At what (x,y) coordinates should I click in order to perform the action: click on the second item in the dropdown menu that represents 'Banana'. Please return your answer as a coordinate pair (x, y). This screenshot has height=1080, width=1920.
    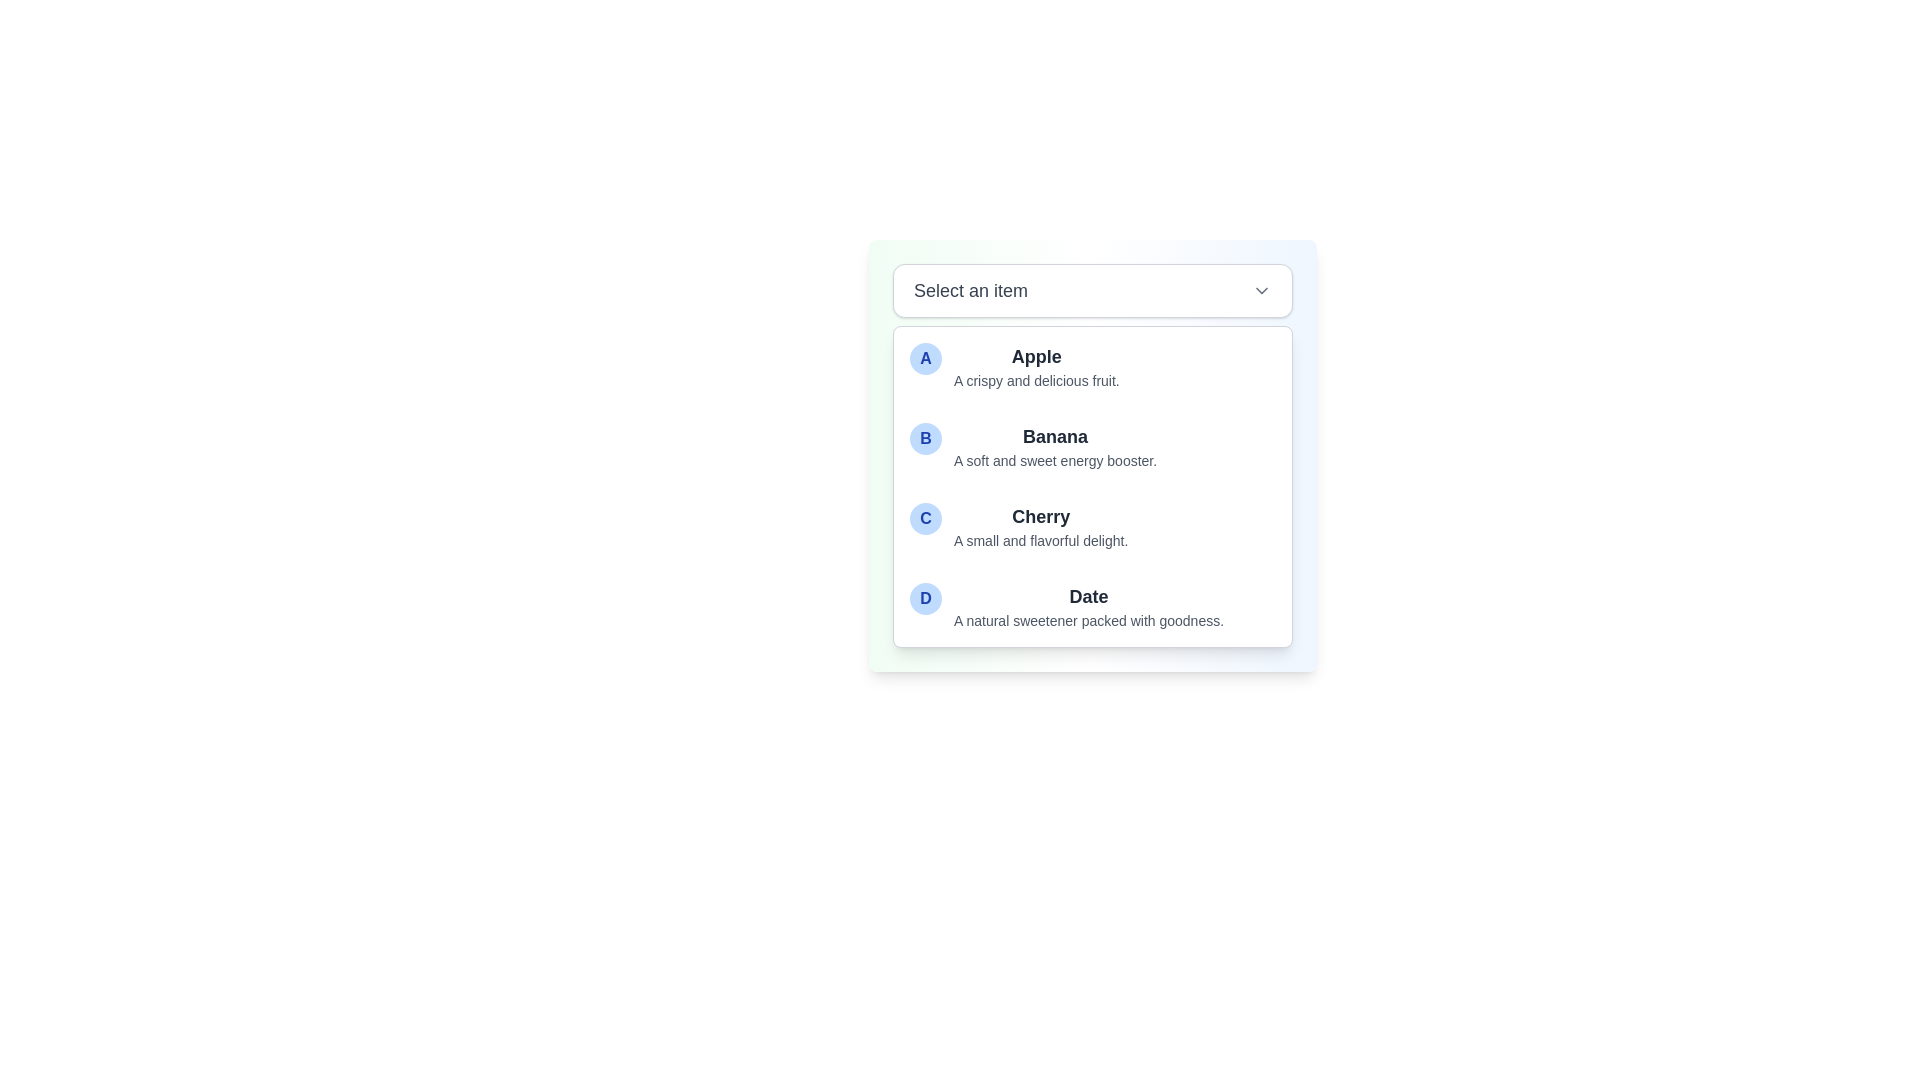
    Looking at the image, I should click on (1092, 446).